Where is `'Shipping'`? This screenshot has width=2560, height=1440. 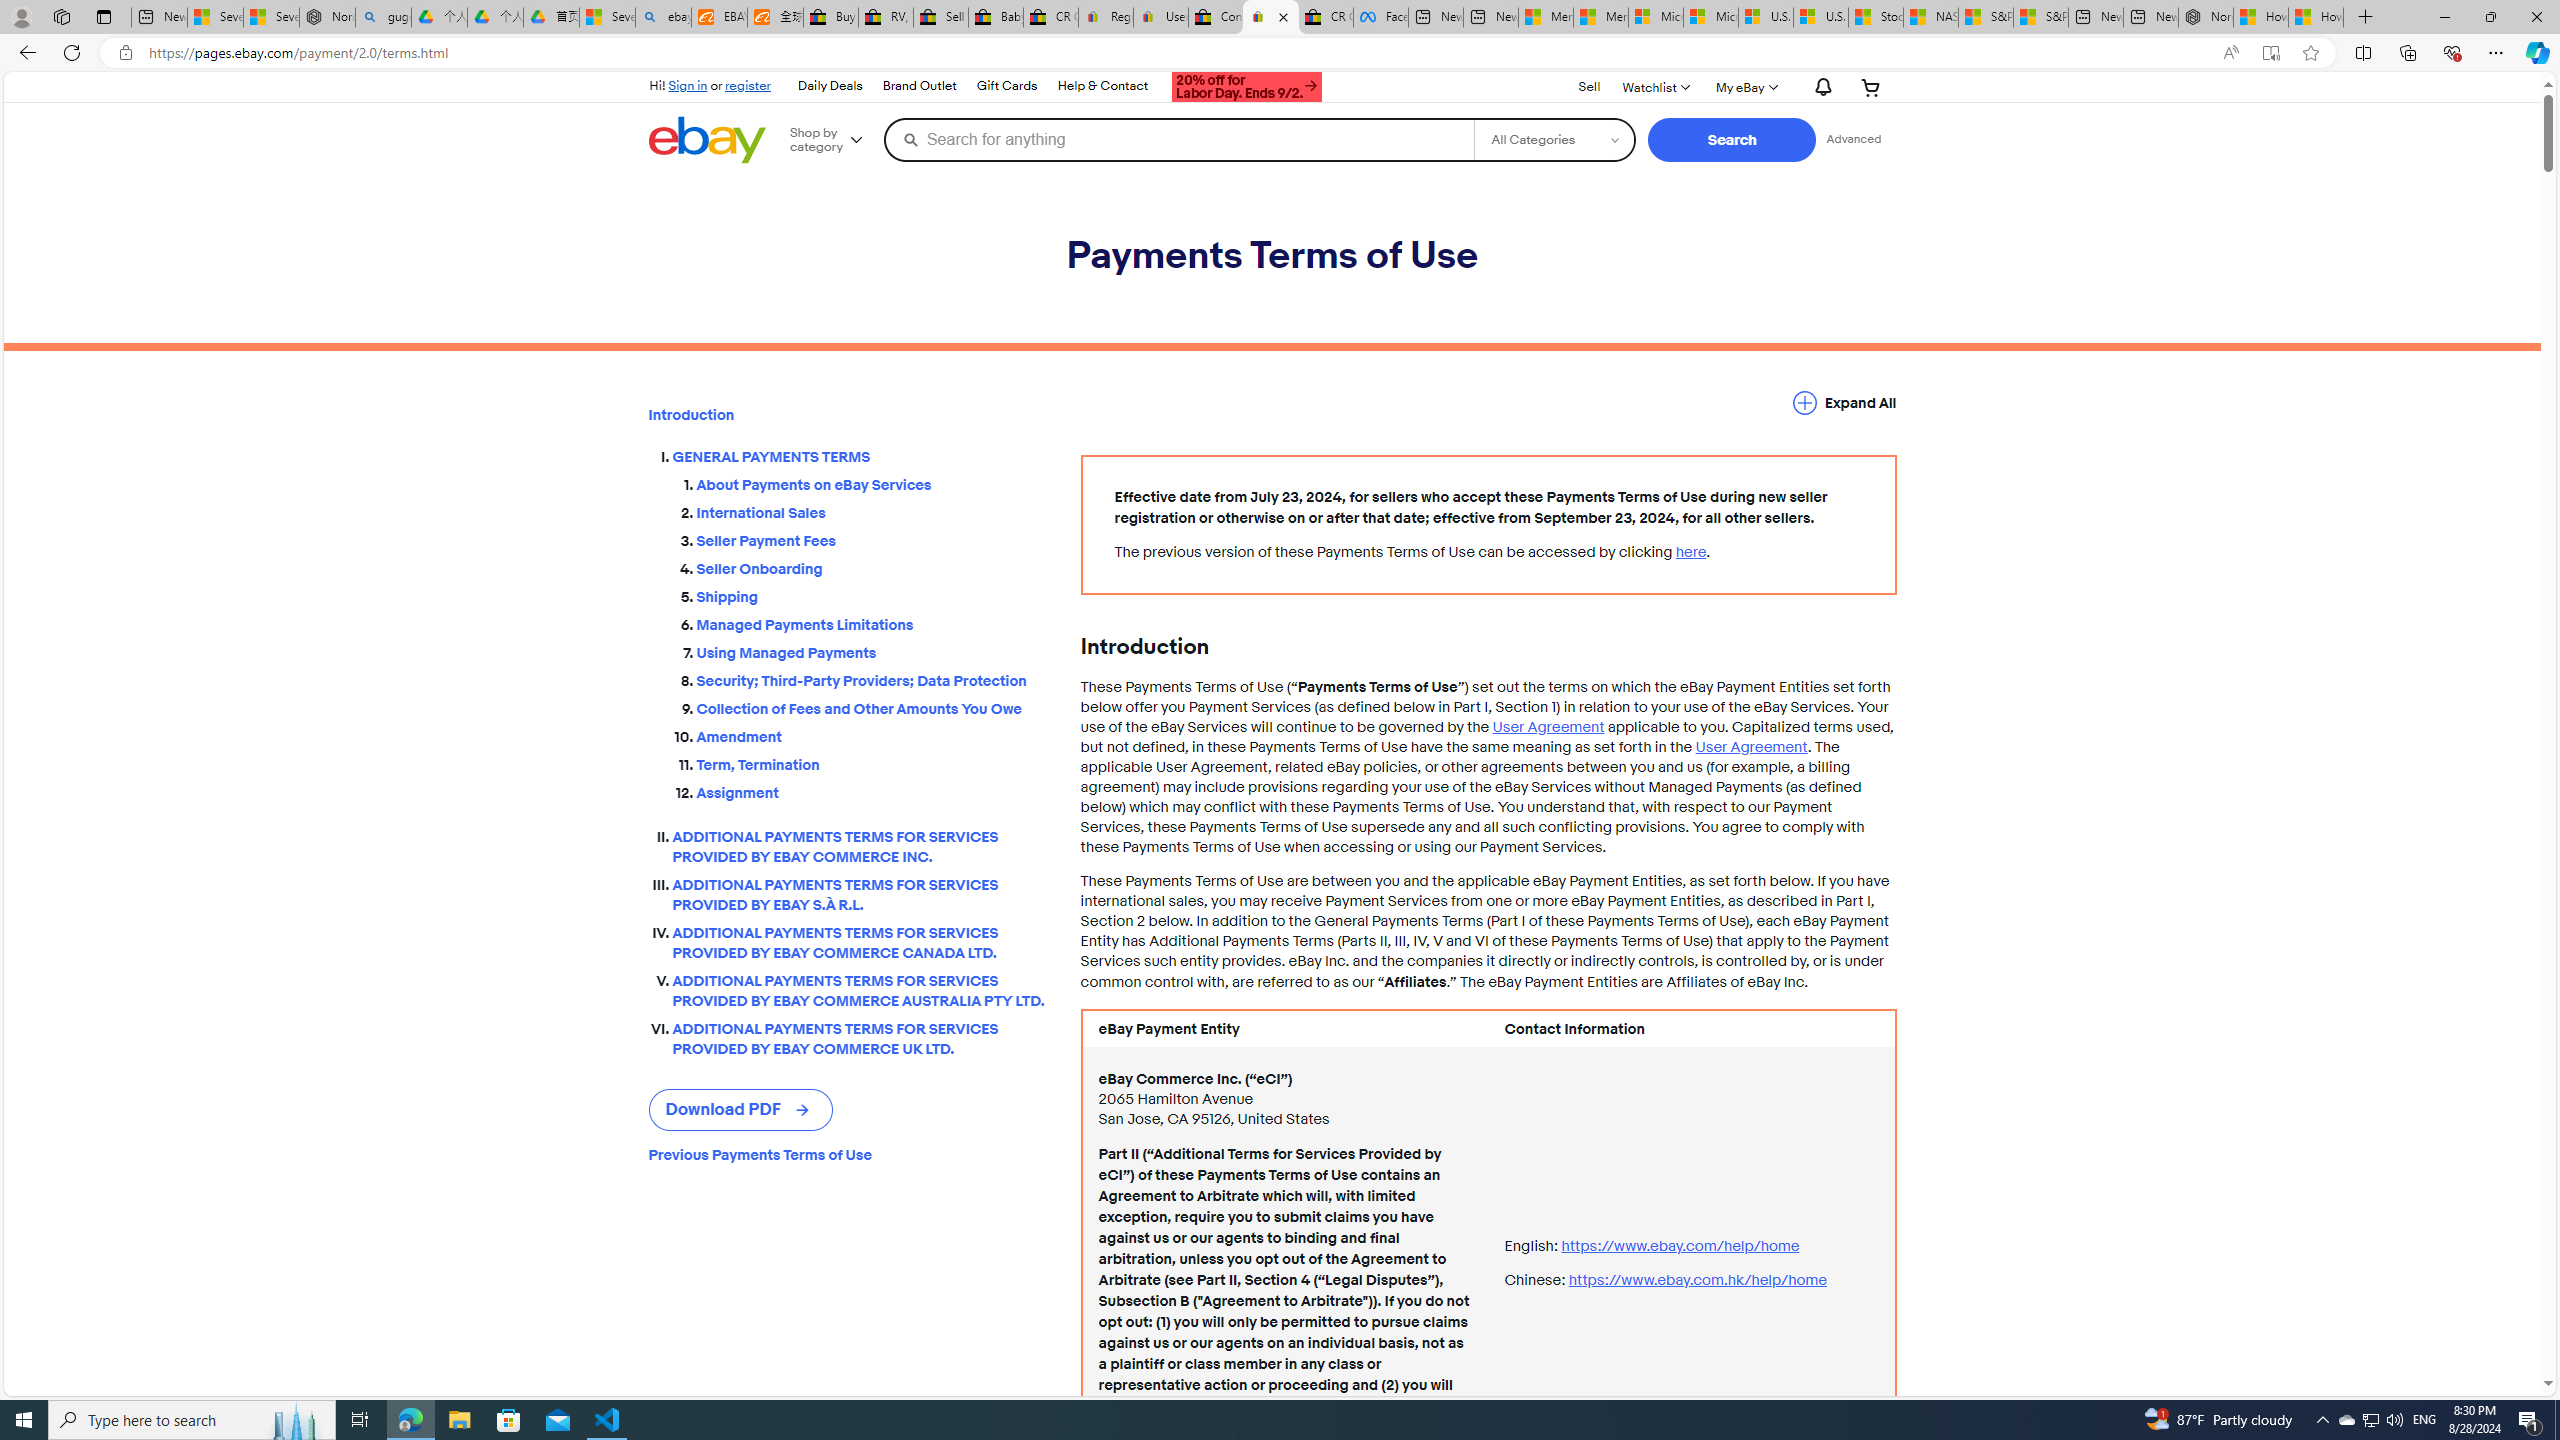 'Shipping' is located at coordinates (872, 597).